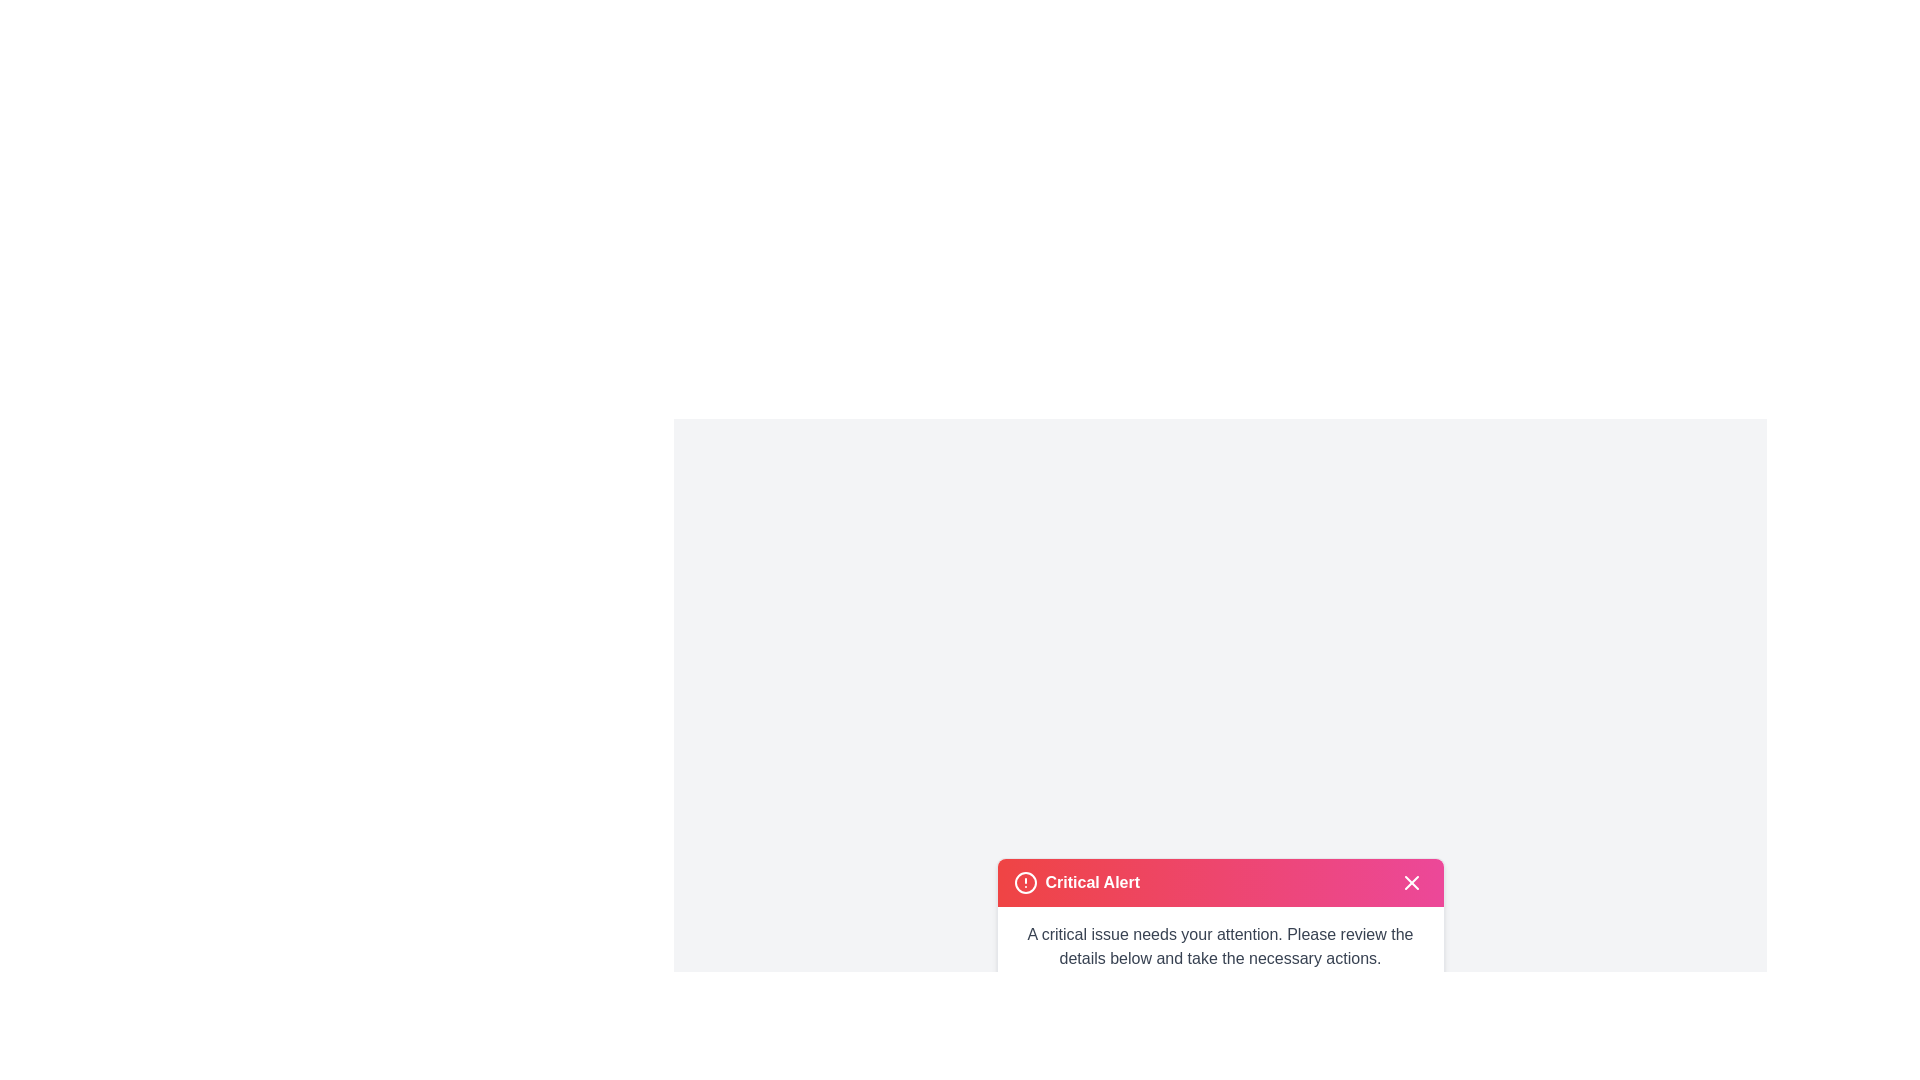 This screenshot has height=1080, width=1920. What do you see at coordinates (1219, 945) in the screenshot?
I see `the informational text block that provides details about a critical issue, located beneath the 'Critical Alert' header and above the action buttons` at bounding box center [1219, 945].